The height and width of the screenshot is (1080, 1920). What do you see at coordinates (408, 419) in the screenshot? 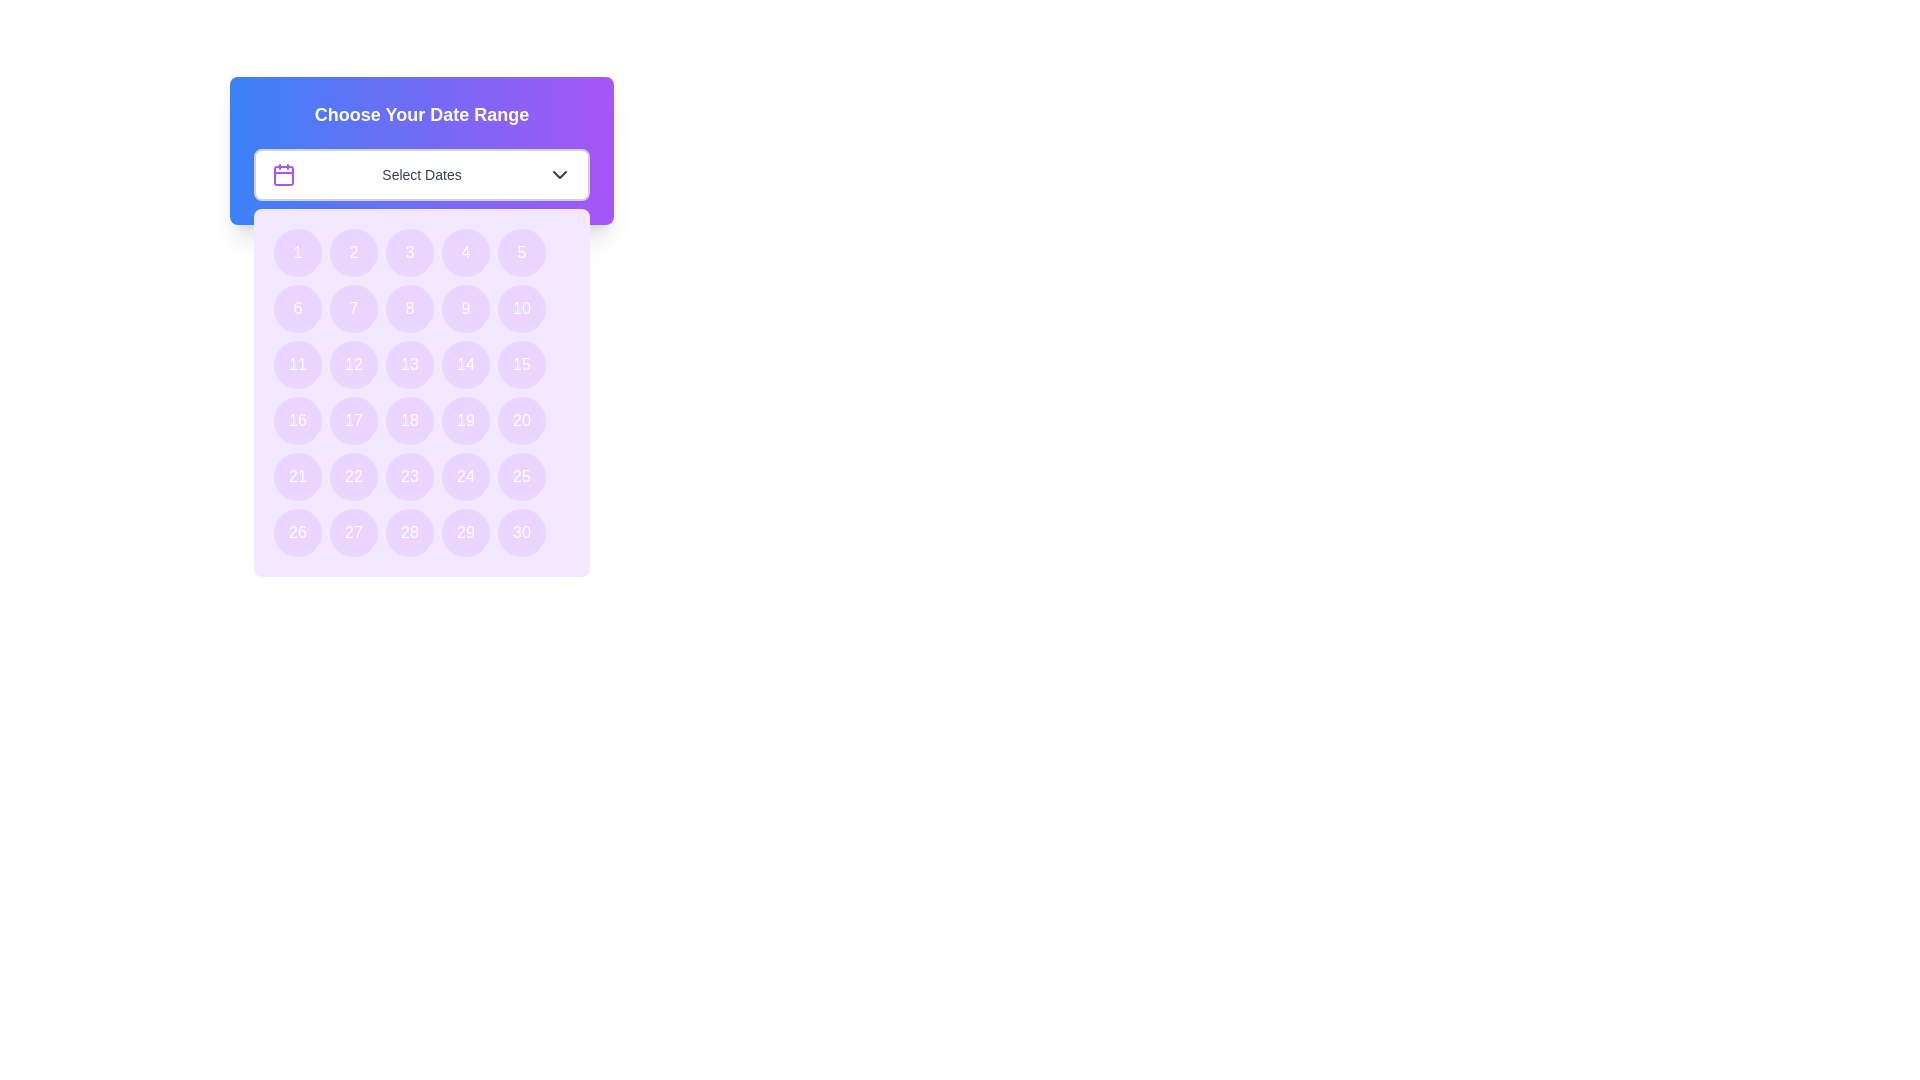
I see `the circular button with a light purple background displaying the number '18' in white text, located in the fourth row and third column of the date picker grid` at bounding box center [408, 419].